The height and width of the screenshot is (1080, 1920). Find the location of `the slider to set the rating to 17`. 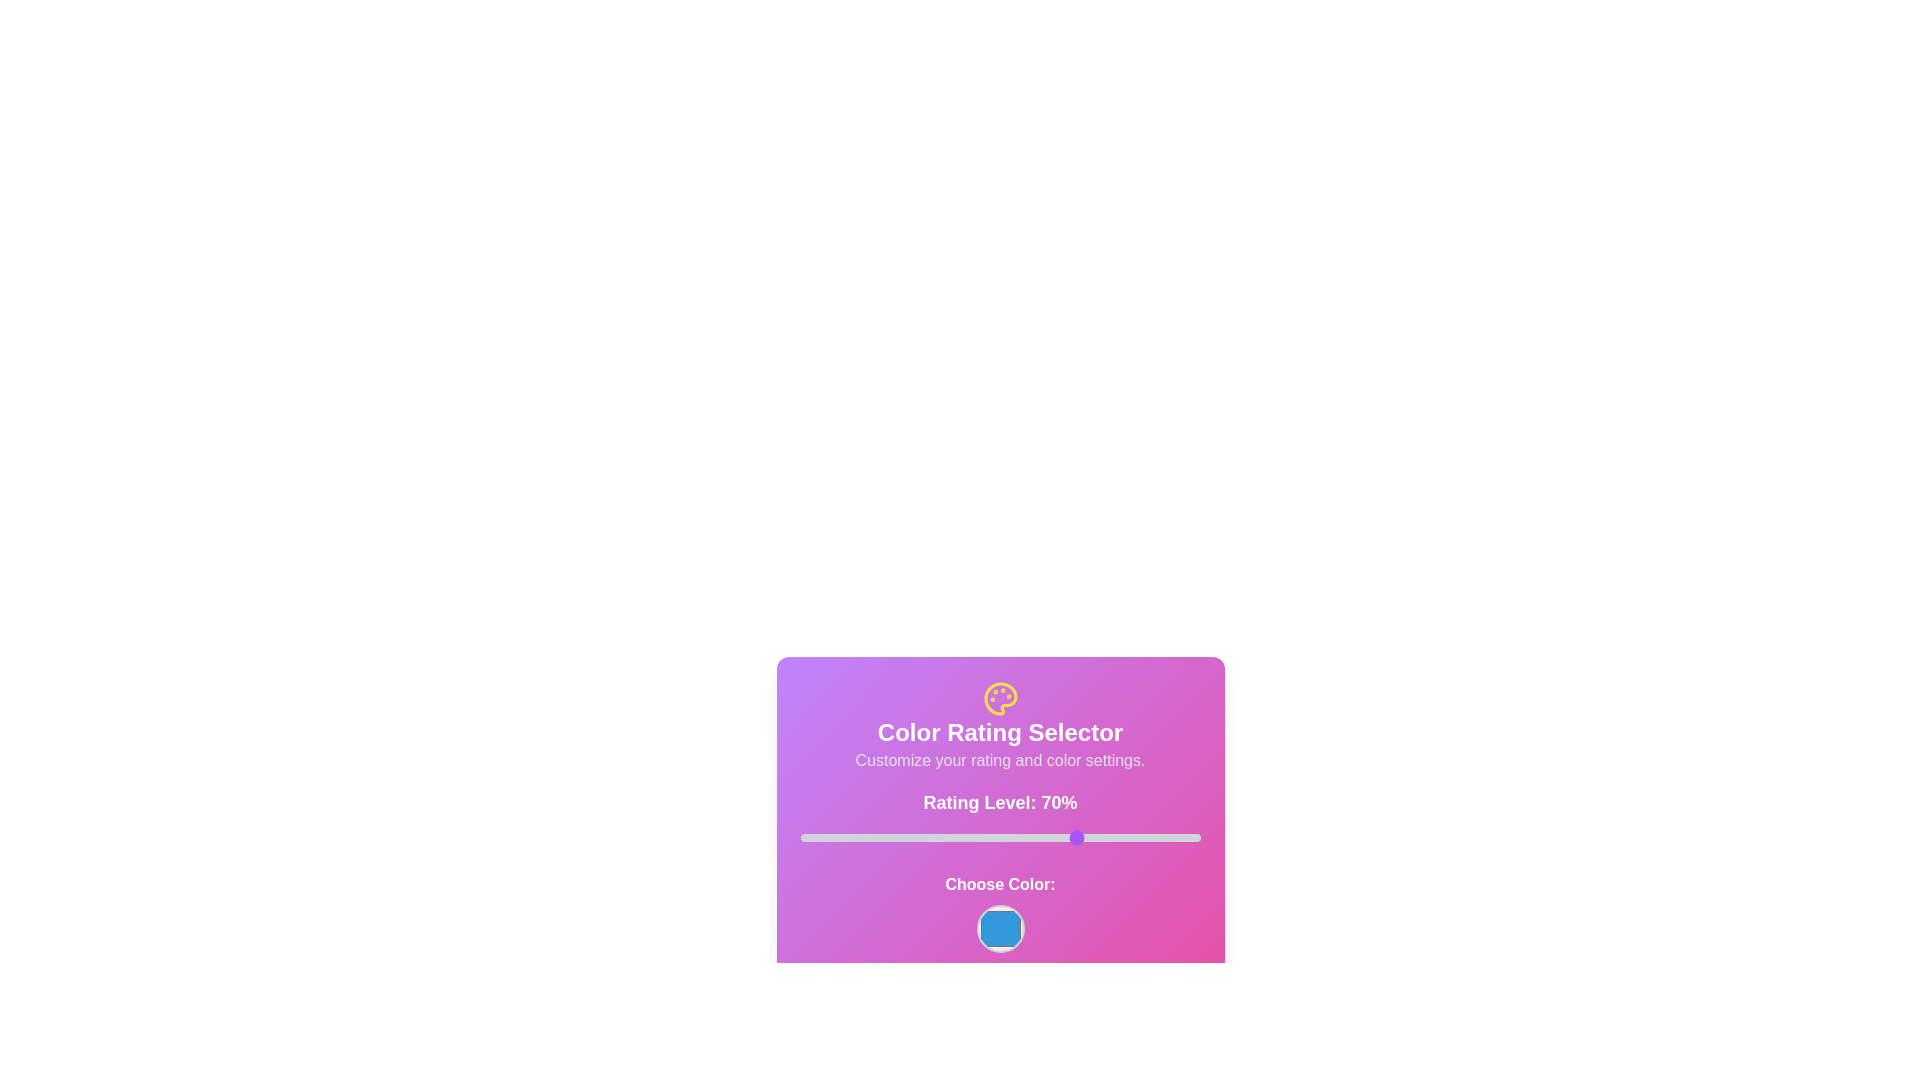

the slider to set the rating to 17 is located at coordinates (868, 837).